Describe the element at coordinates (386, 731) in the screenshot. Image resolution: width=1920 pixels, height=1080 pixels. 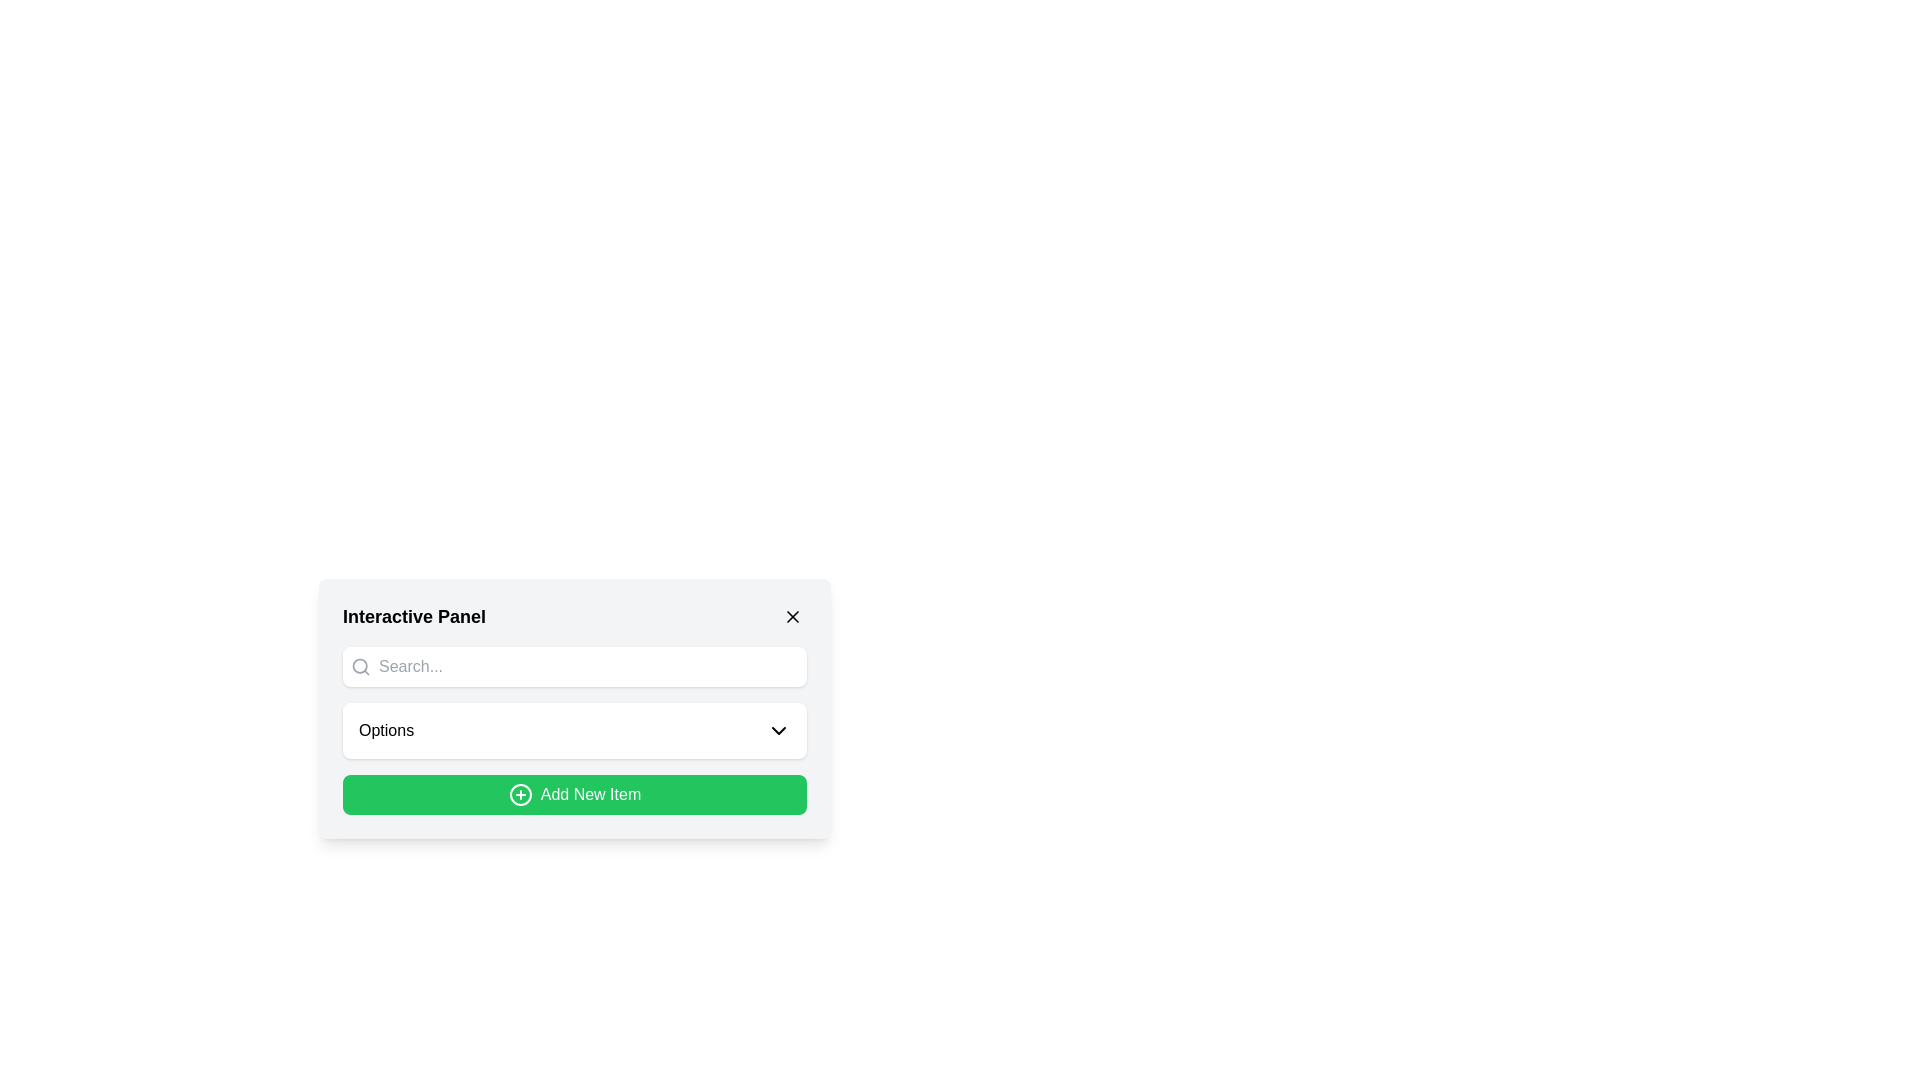
I see `the 'Options' text label for the dropdown menu` at that location.